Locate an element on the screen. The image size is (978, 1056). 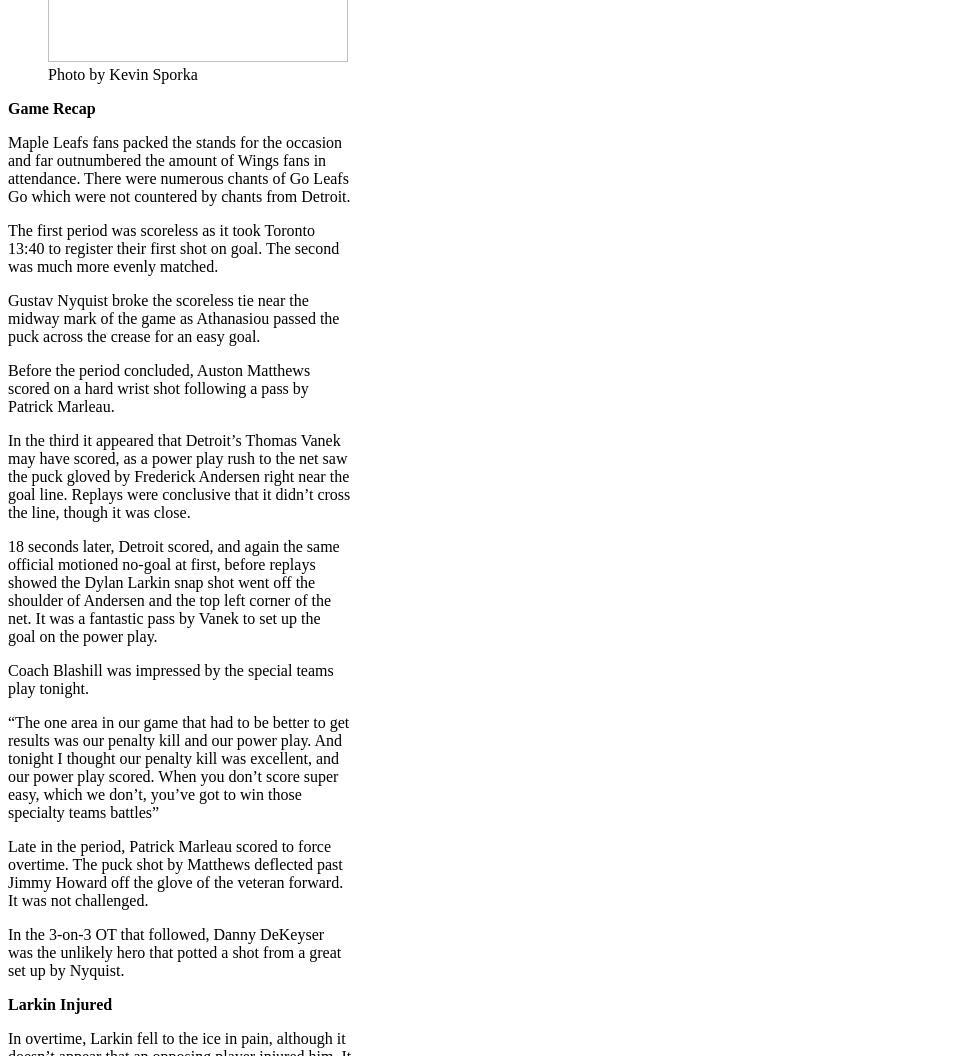
'Game Recap' is located at coordinates (8, 107).